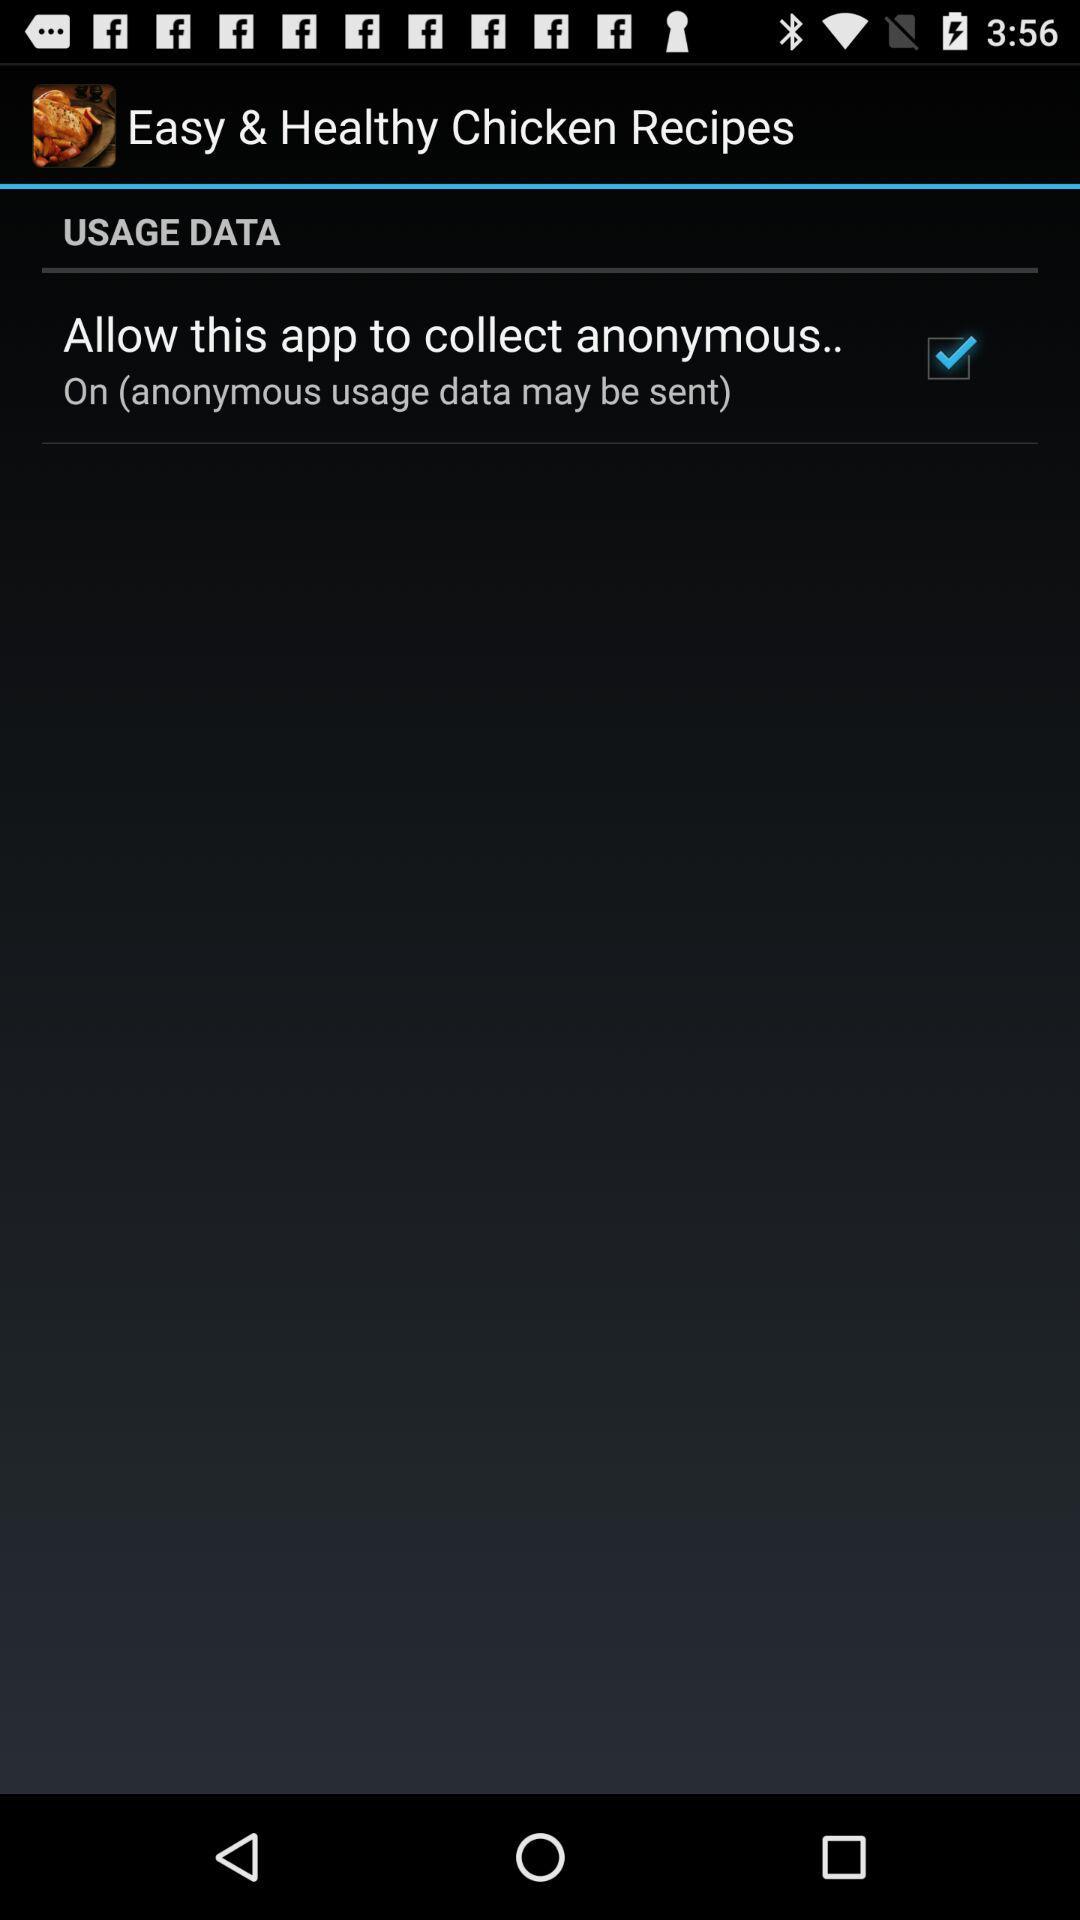  Describe the element at coordinates (463, 333) in the screenshot. I see `the allow this app icon` at that location.